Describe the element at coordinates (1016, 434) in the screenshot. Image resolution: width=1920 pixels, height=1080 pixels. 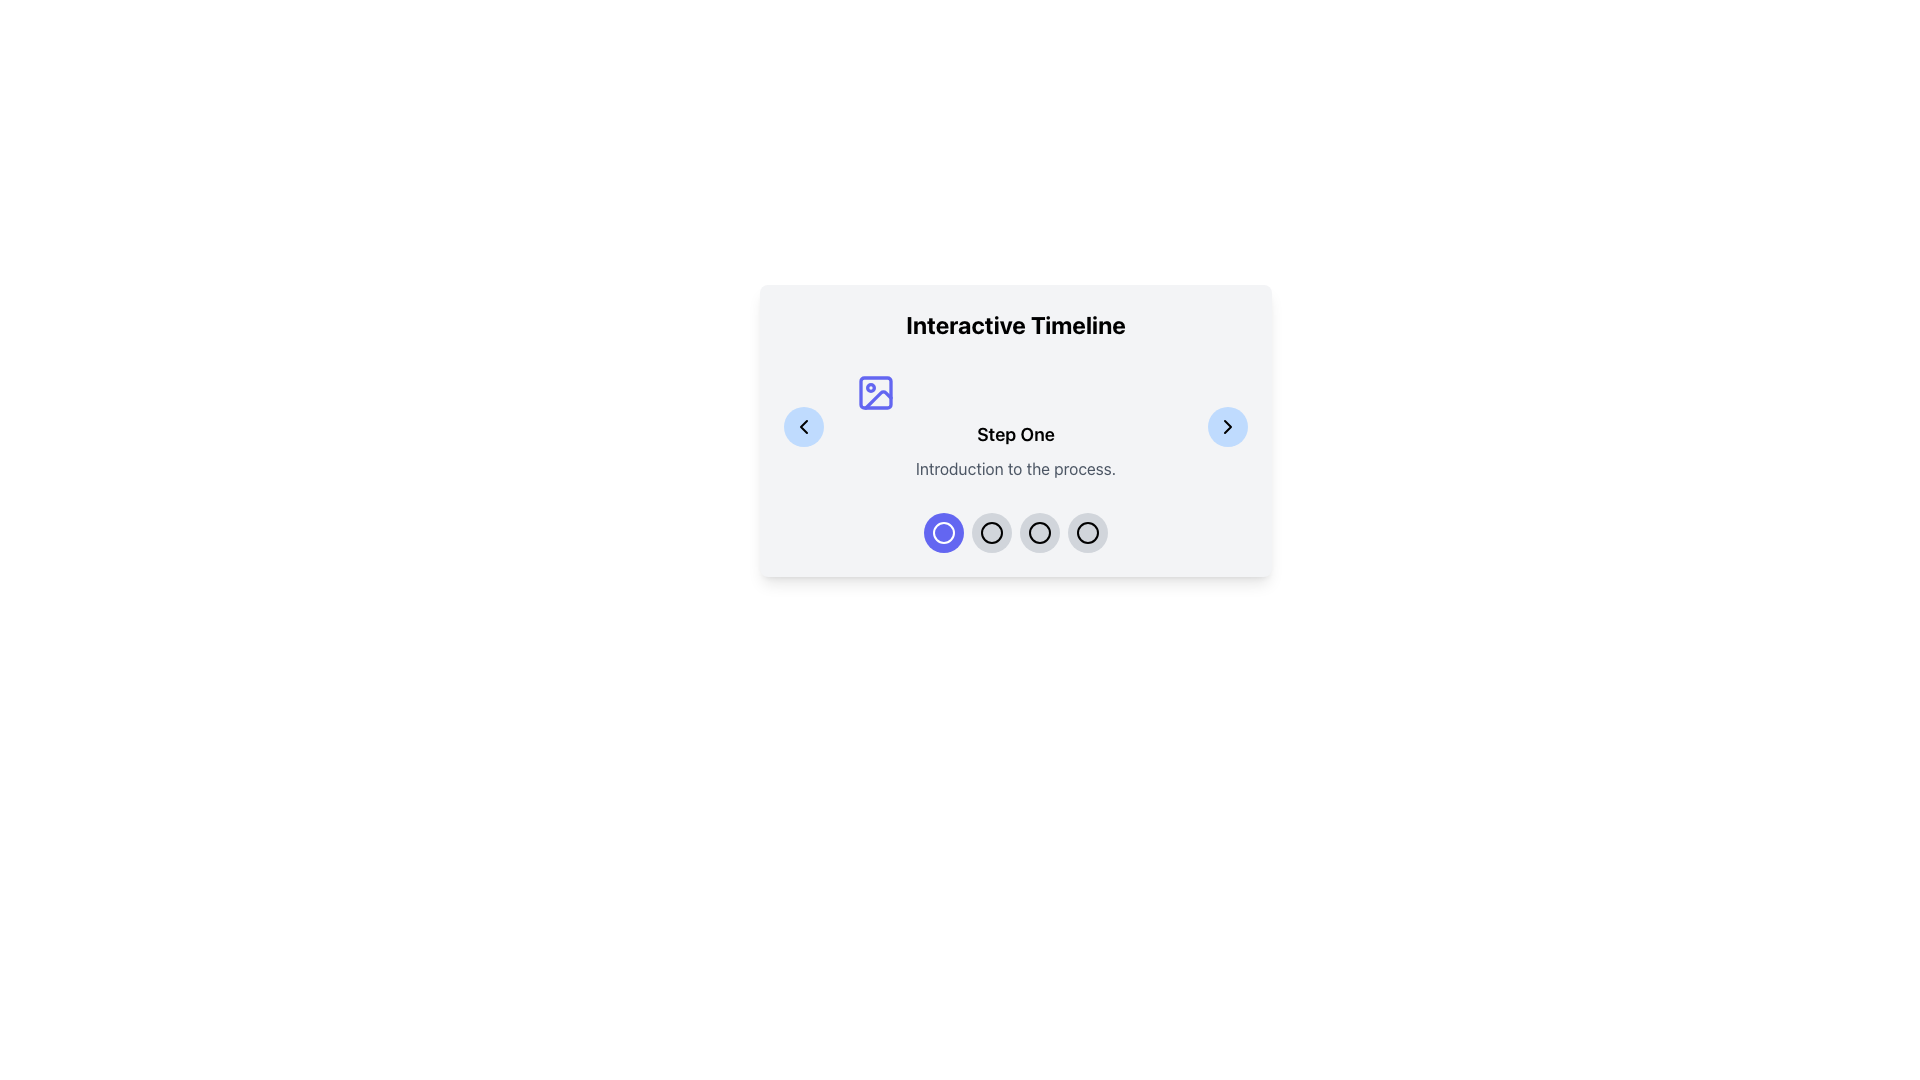
I see `the static text header that labels the current step in the process, located centrally below an icon and above descriptive text` at that location.